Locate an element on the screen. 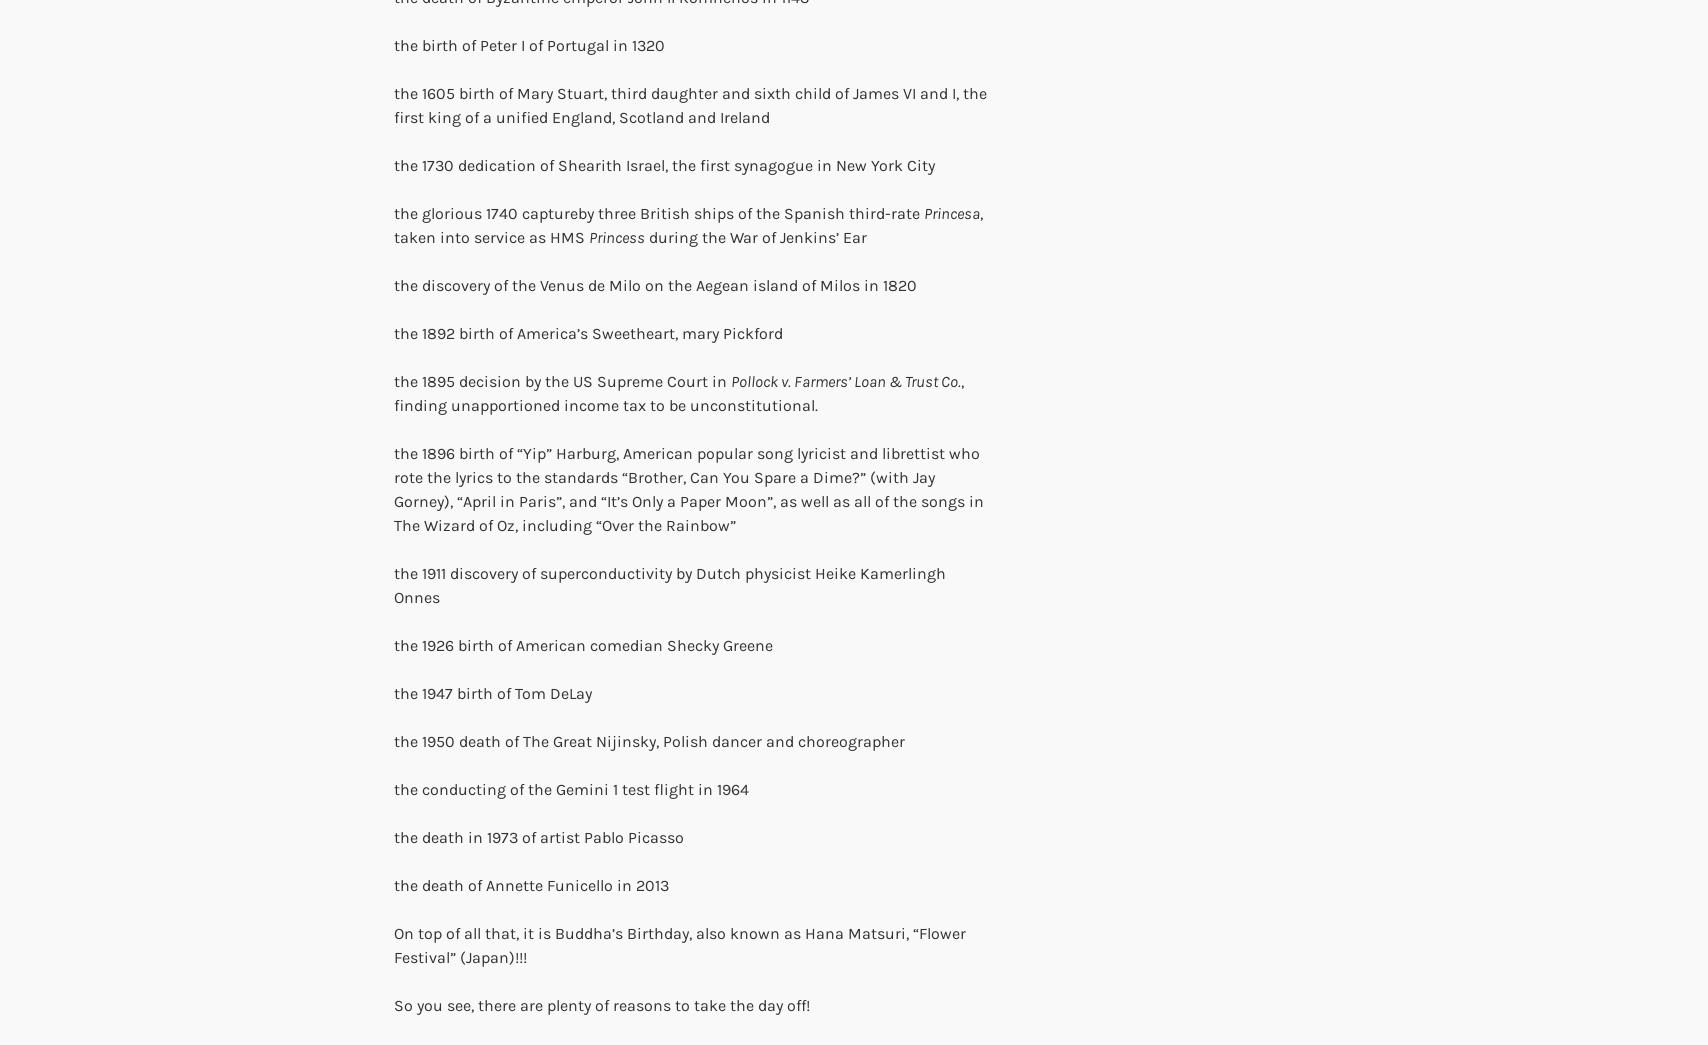 The height and width of the screenshot is (1045, 1708). 'the conducting of the Gemini 1 test flight in 1964' is located at coordinates (571, 789).